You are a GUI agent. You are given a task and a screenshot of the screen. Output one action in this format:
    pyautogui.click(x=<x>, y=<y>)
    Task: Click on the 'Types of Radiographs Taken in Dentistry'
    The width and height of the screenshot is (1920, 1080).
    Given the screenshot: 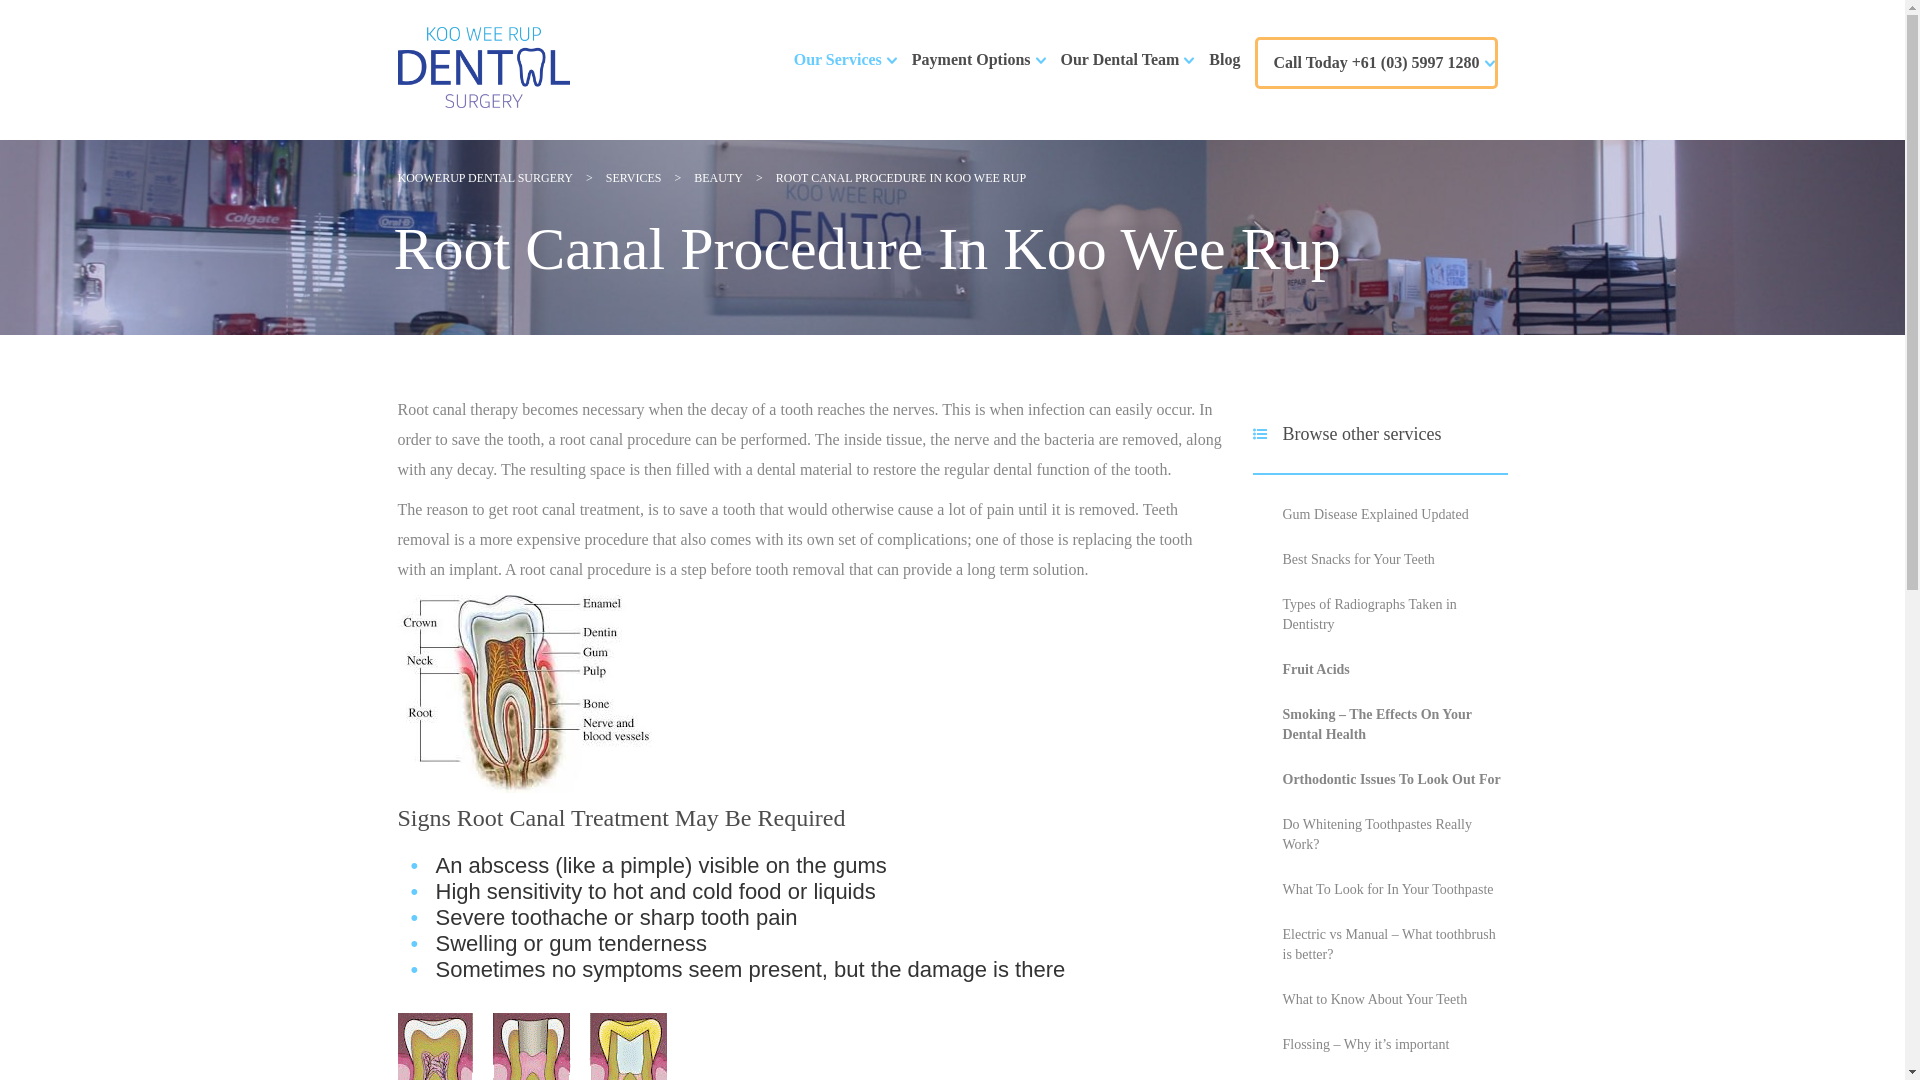 What is the action you would take?
    pyautogui.click(x=1367, y=613)
    